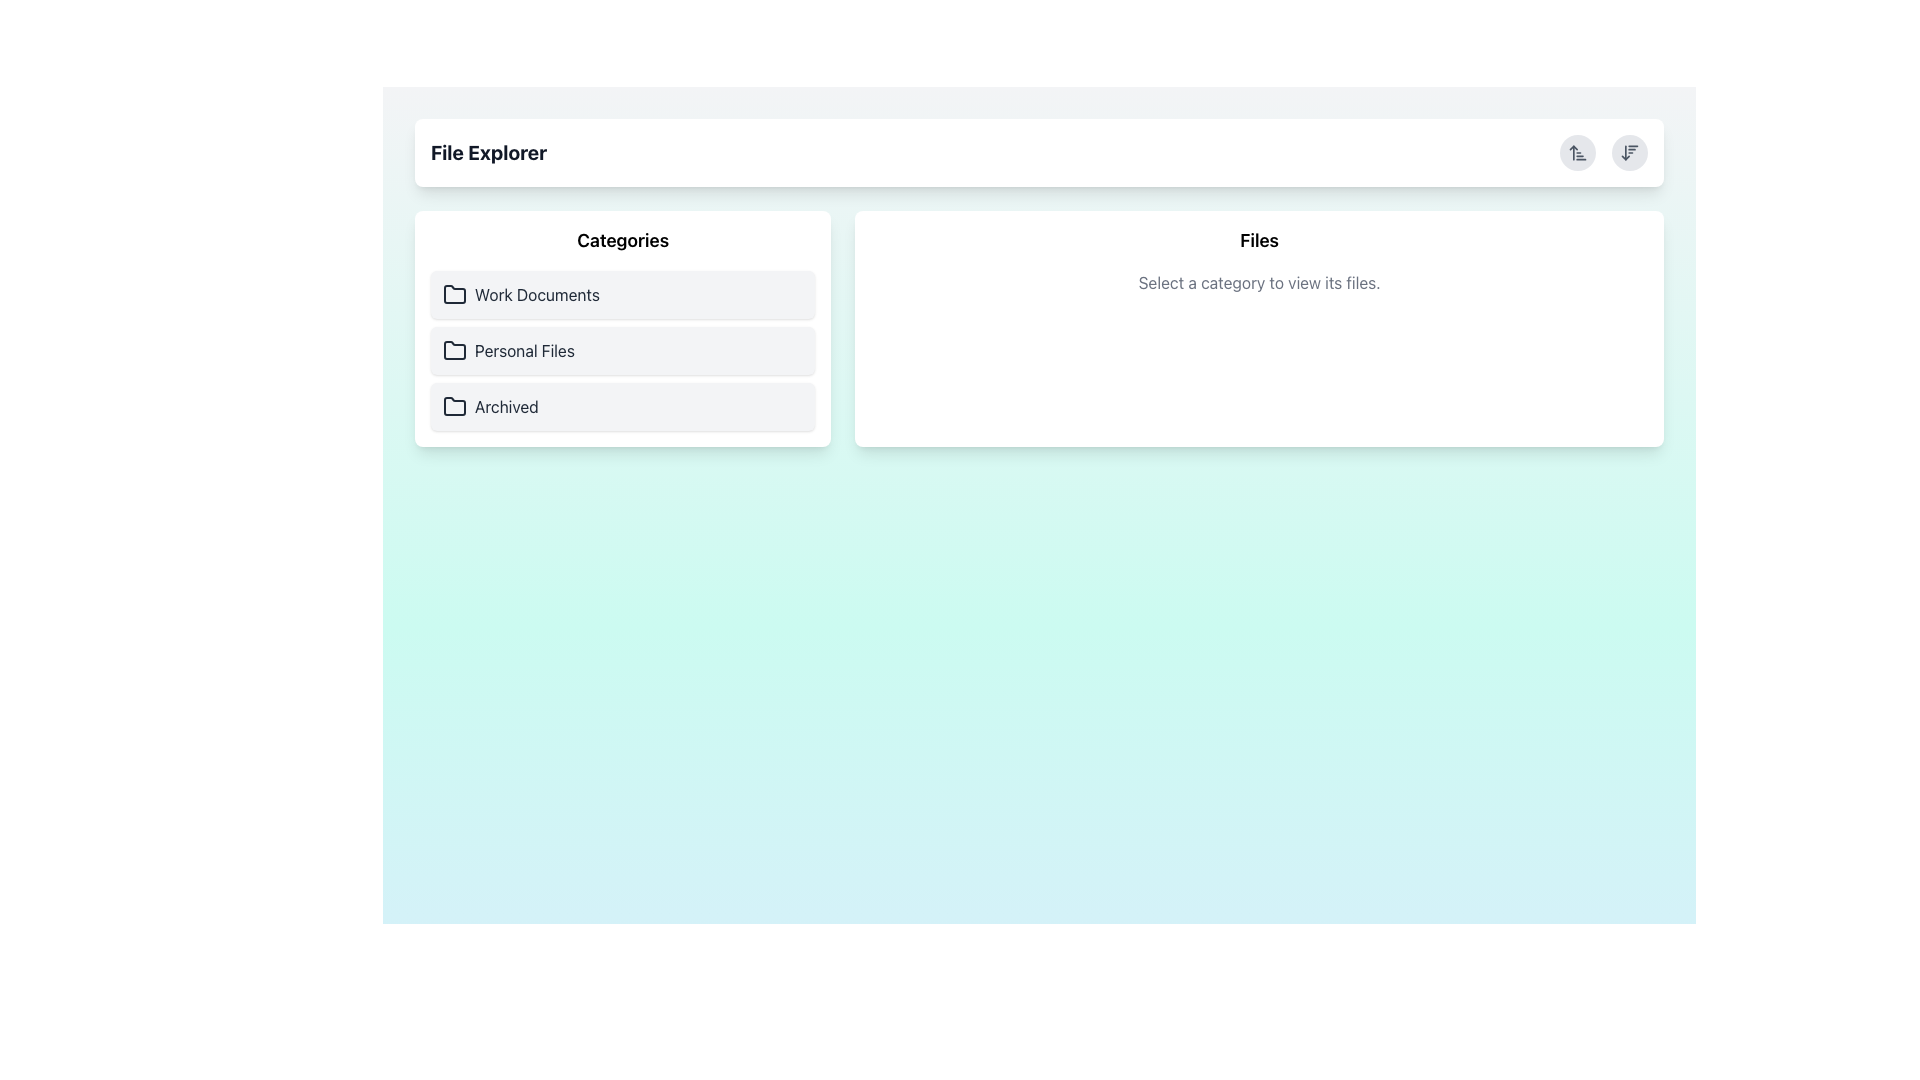 This screenshot has width=1920, height=1080. Describe the element at coordinates (622, 327) in the screenshot. I see `the 'Personal Files' menu option in the left panel under 'Categories'` at that location.